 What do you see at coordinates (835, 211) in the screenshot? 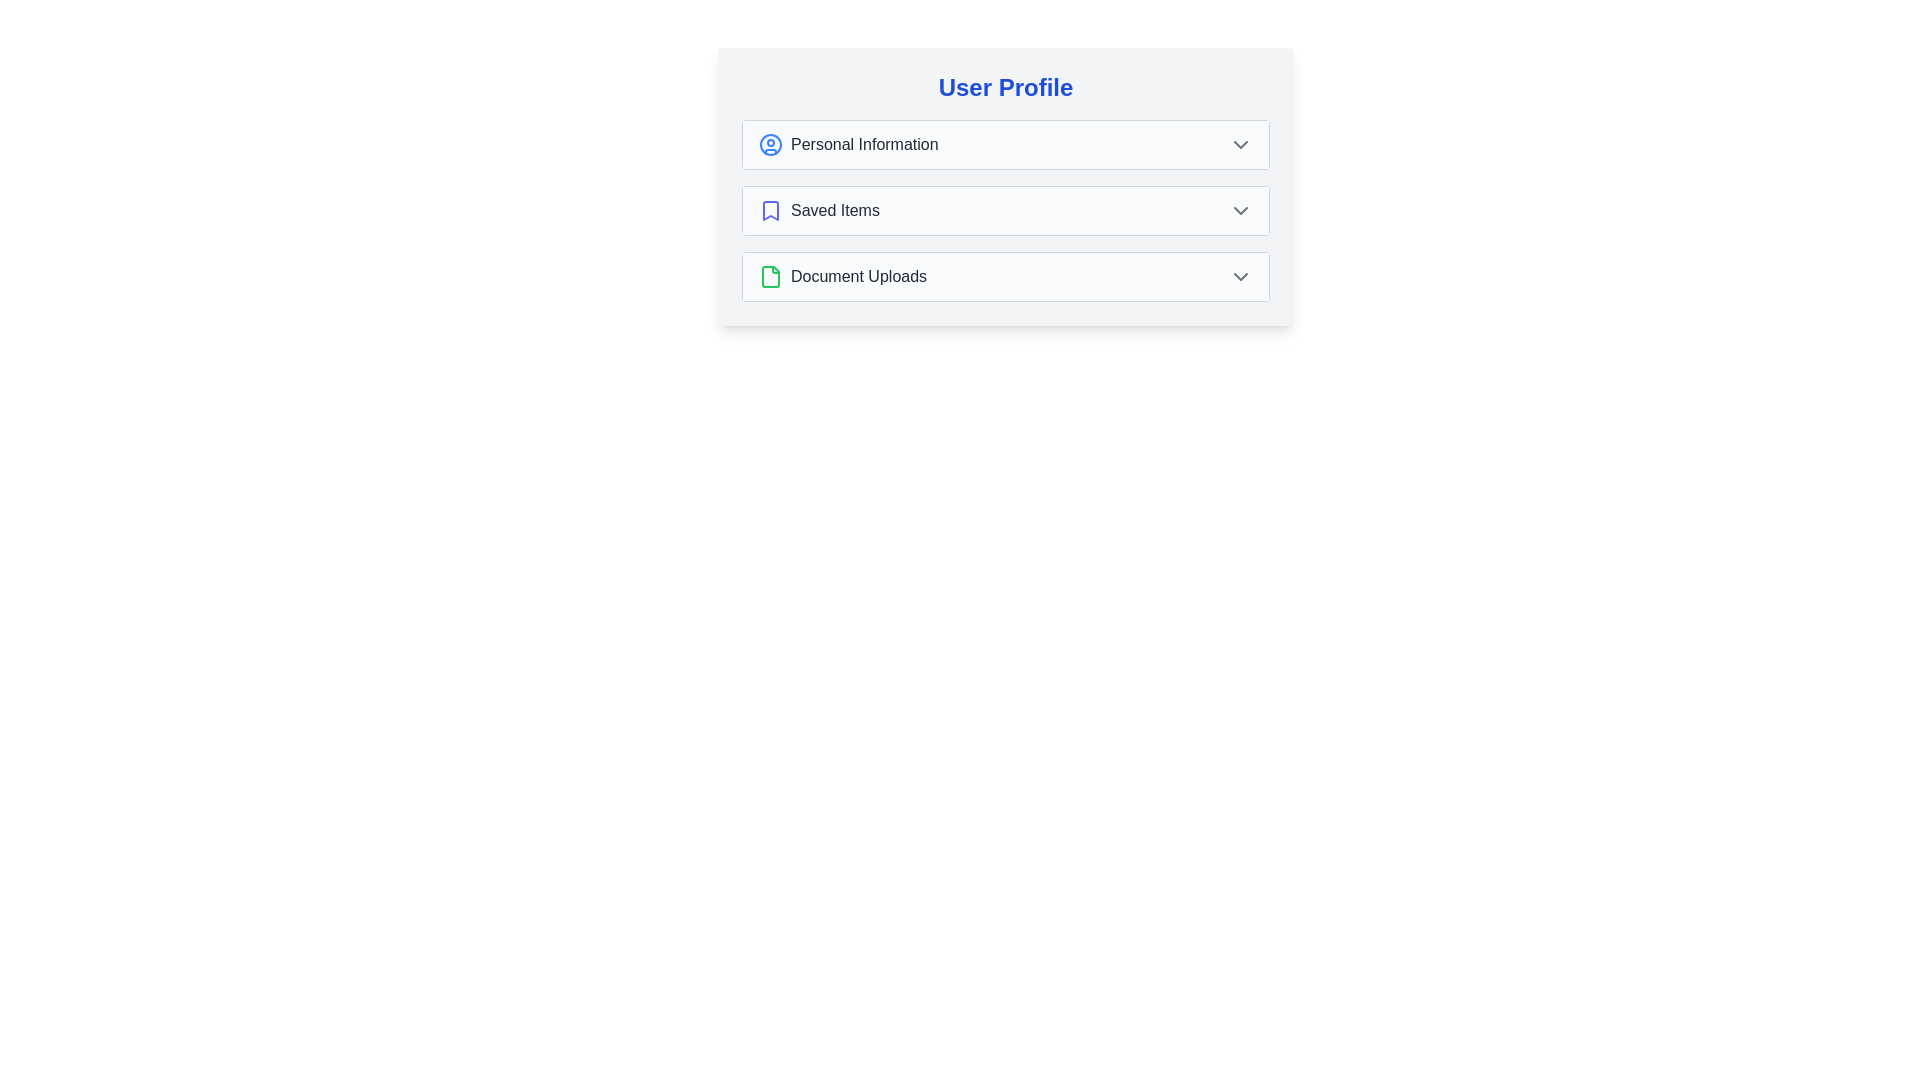
I see `the text label 'Saved Items' which is displayed in bold, gray font, located next to a blue bookmark icon in the User Profile section` at bounding box center [835, 211].